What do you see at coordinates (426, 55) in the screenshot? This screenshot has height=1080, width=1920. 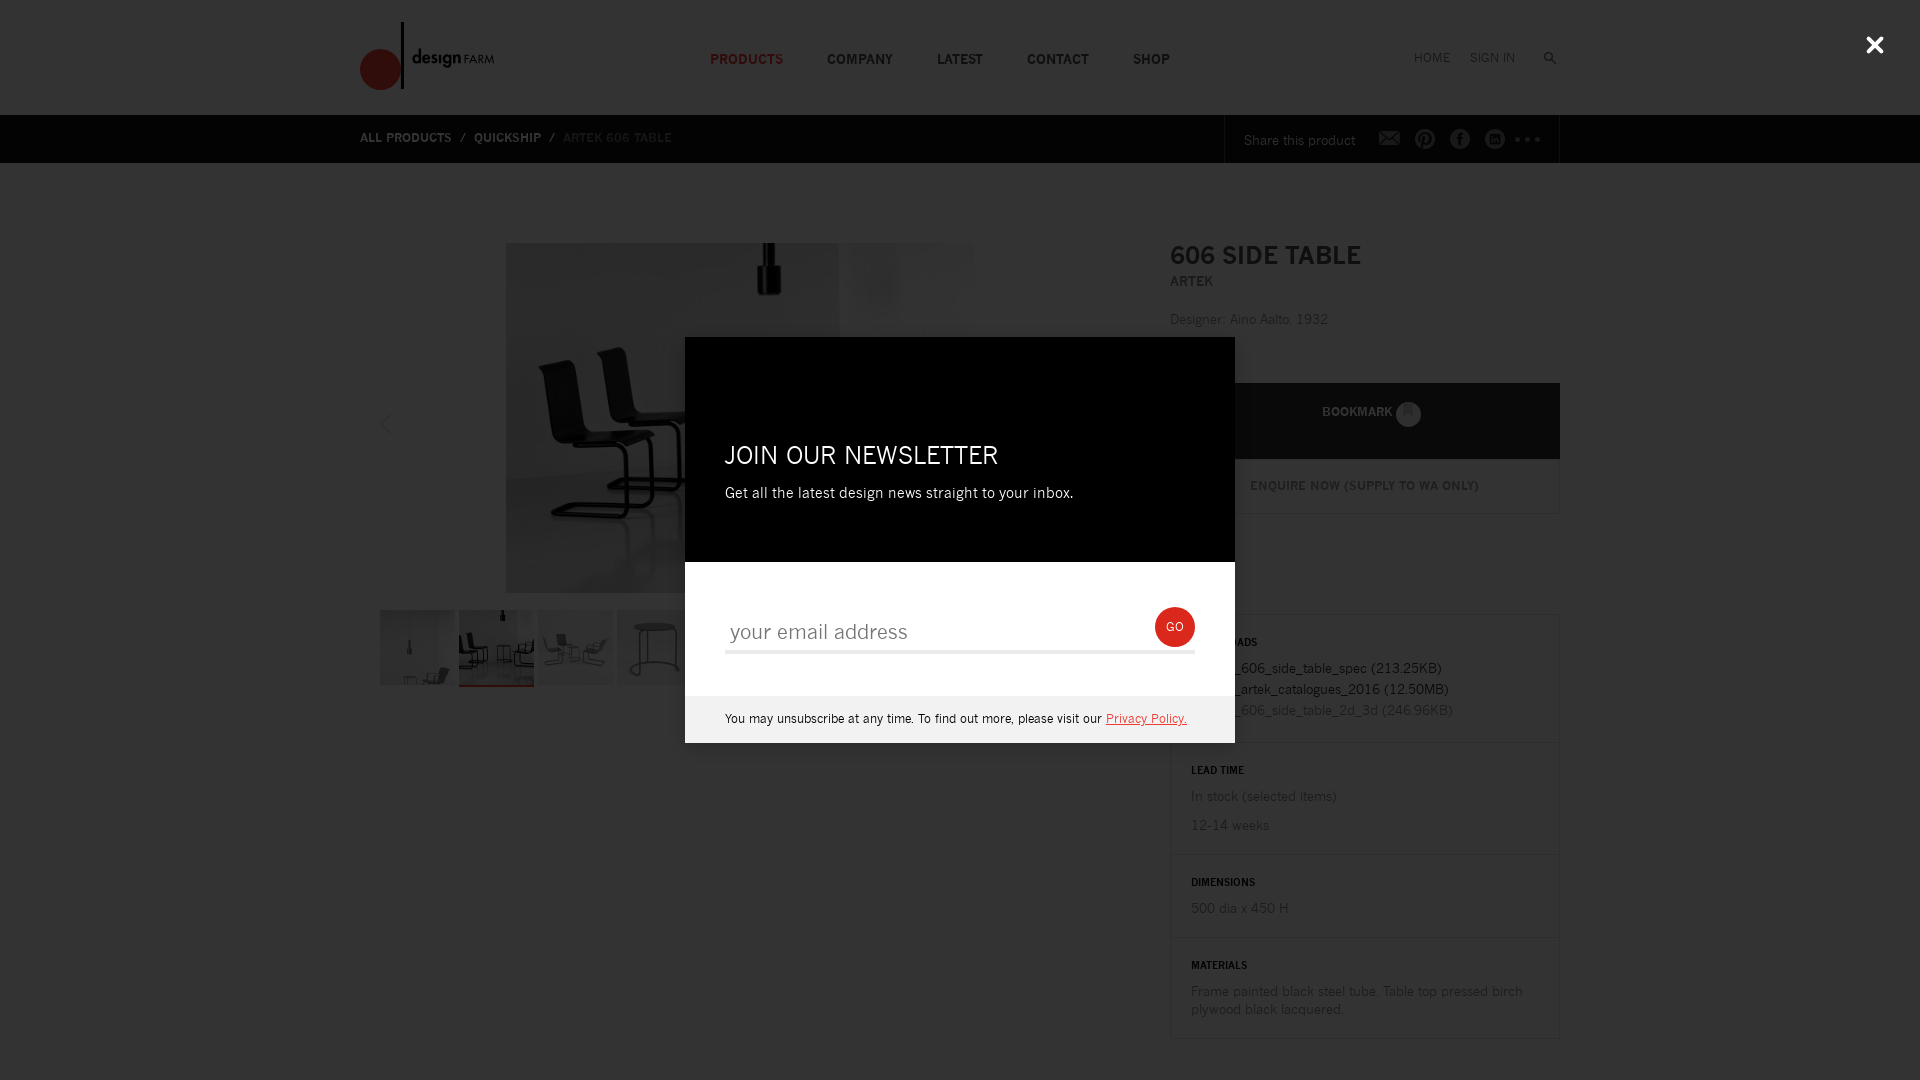 I see `'designFARM'` at bounding box center [426, 55].